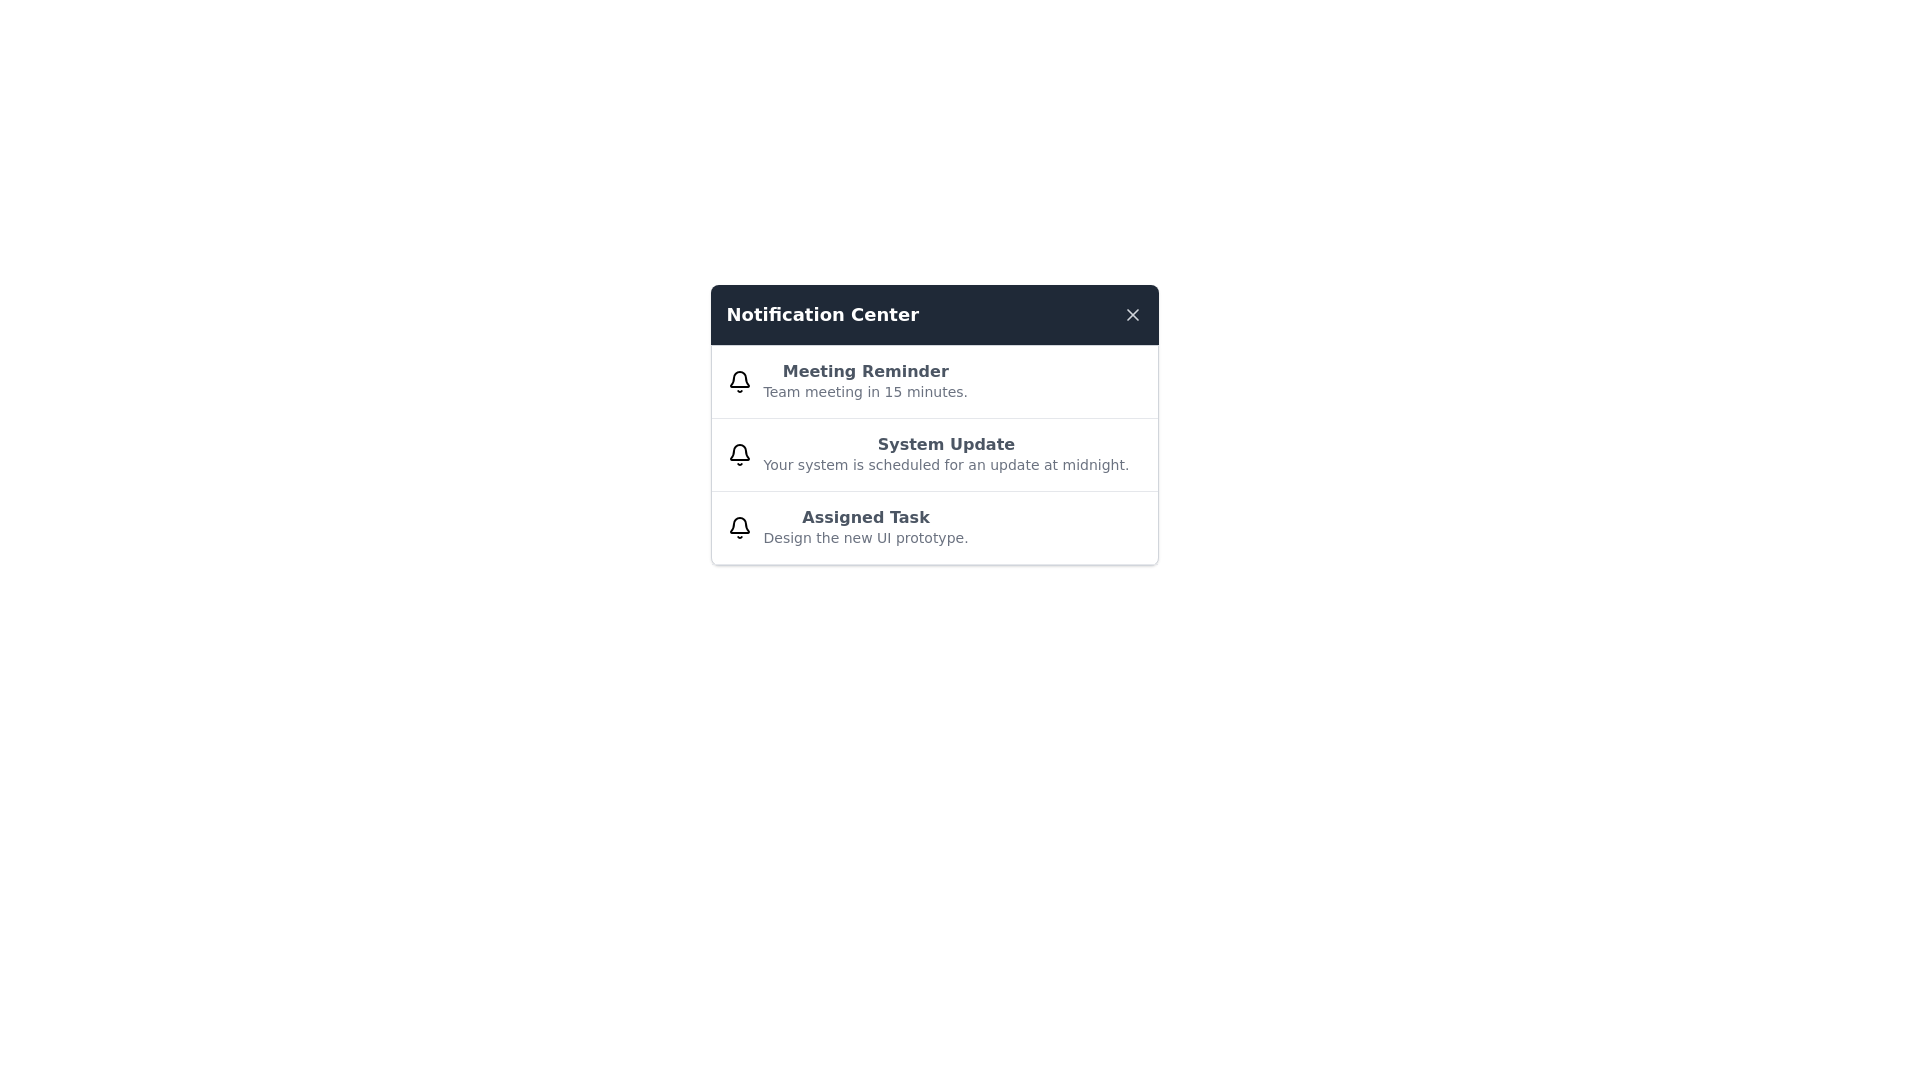  I want to click on the description of the 'System Update' notification located in the second position of the 'Notification Center' list, so click(933, 424).